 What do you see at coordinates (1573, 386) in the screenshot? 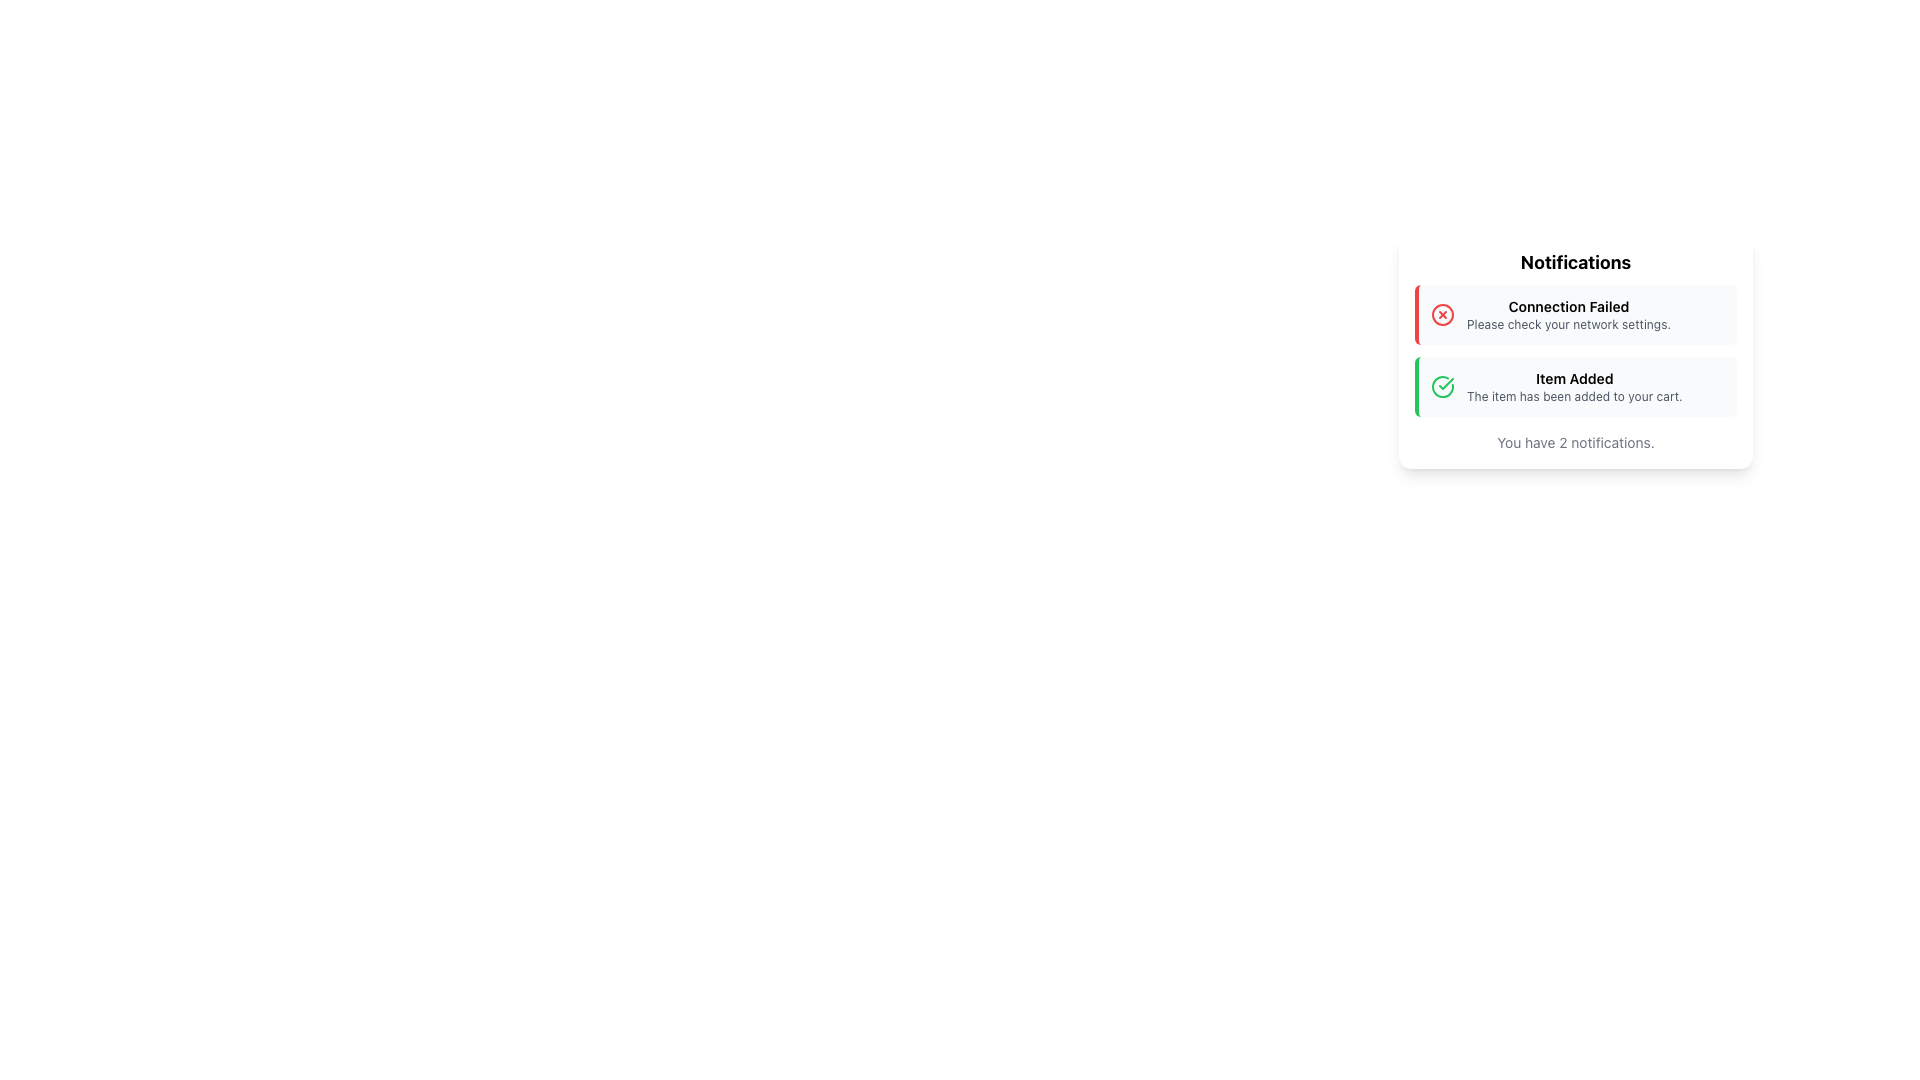
I see `information presented in the text display element that shows 'Item Added' and 'The item has been added to your cart.'` at bounding box center [1573, 386].